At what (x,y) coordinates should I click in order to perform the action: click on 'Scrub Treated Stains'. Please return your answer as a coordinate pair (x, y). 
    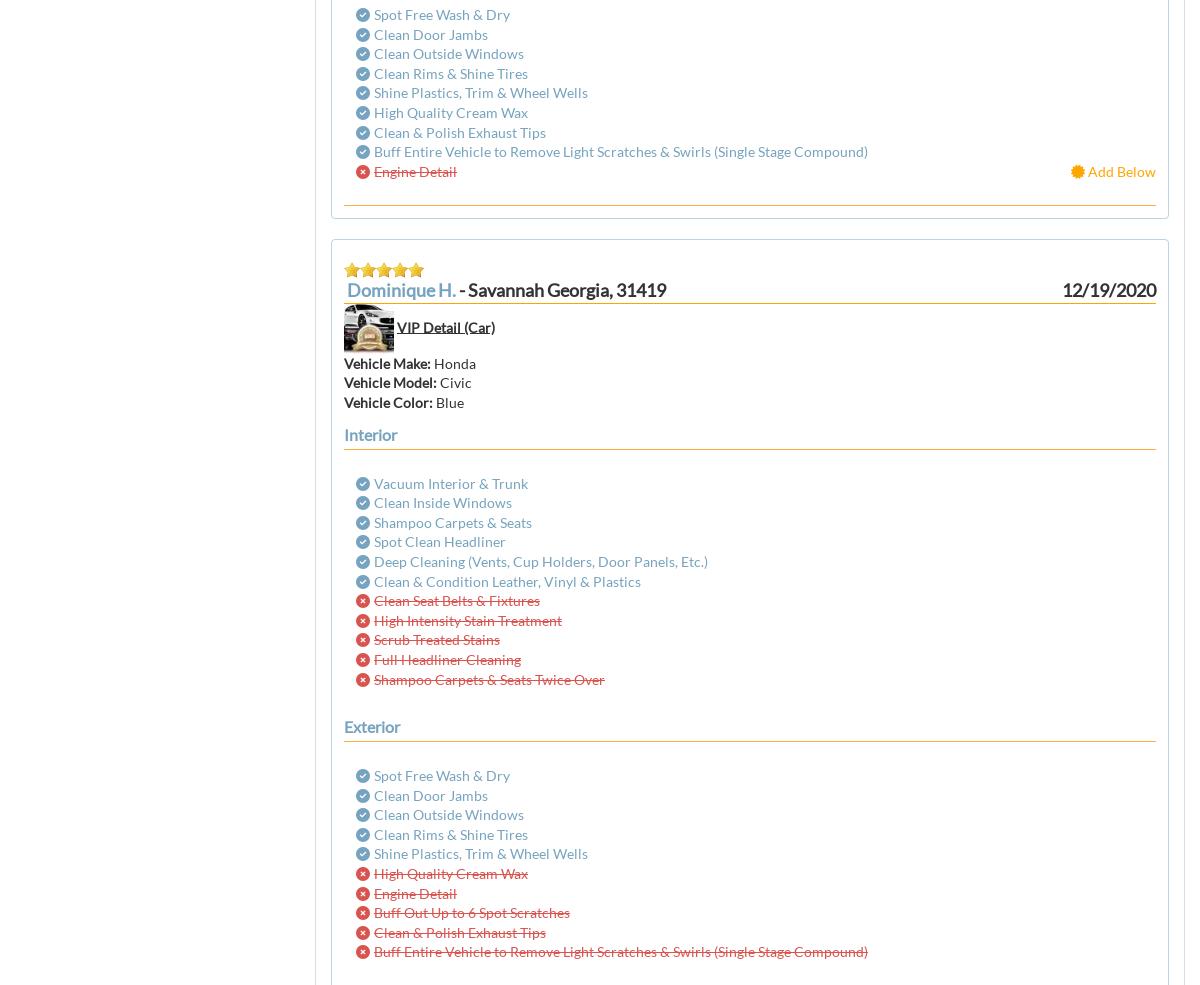
    Looking at the image, I should click on (437, 638).